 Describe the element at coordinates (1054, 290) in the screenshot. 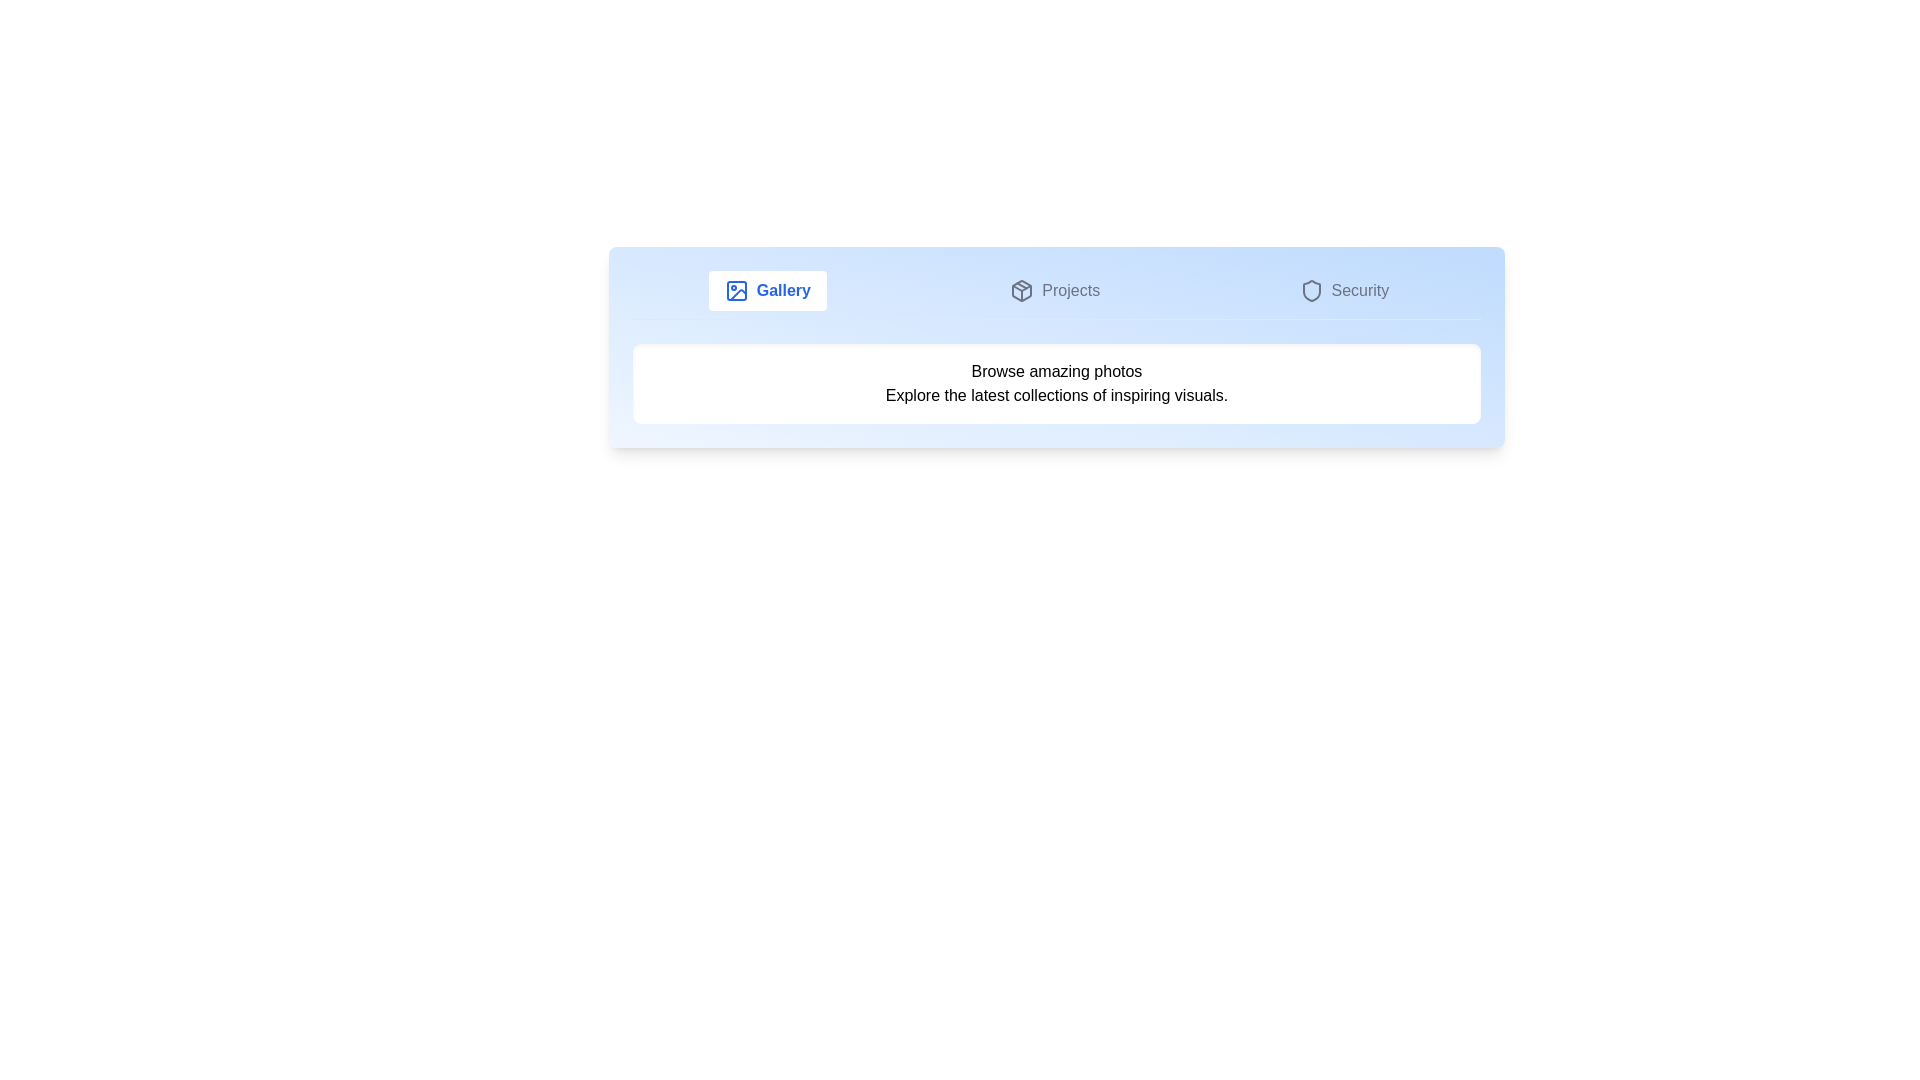

I see `the Projects tab by clicking its respective button` at that location.